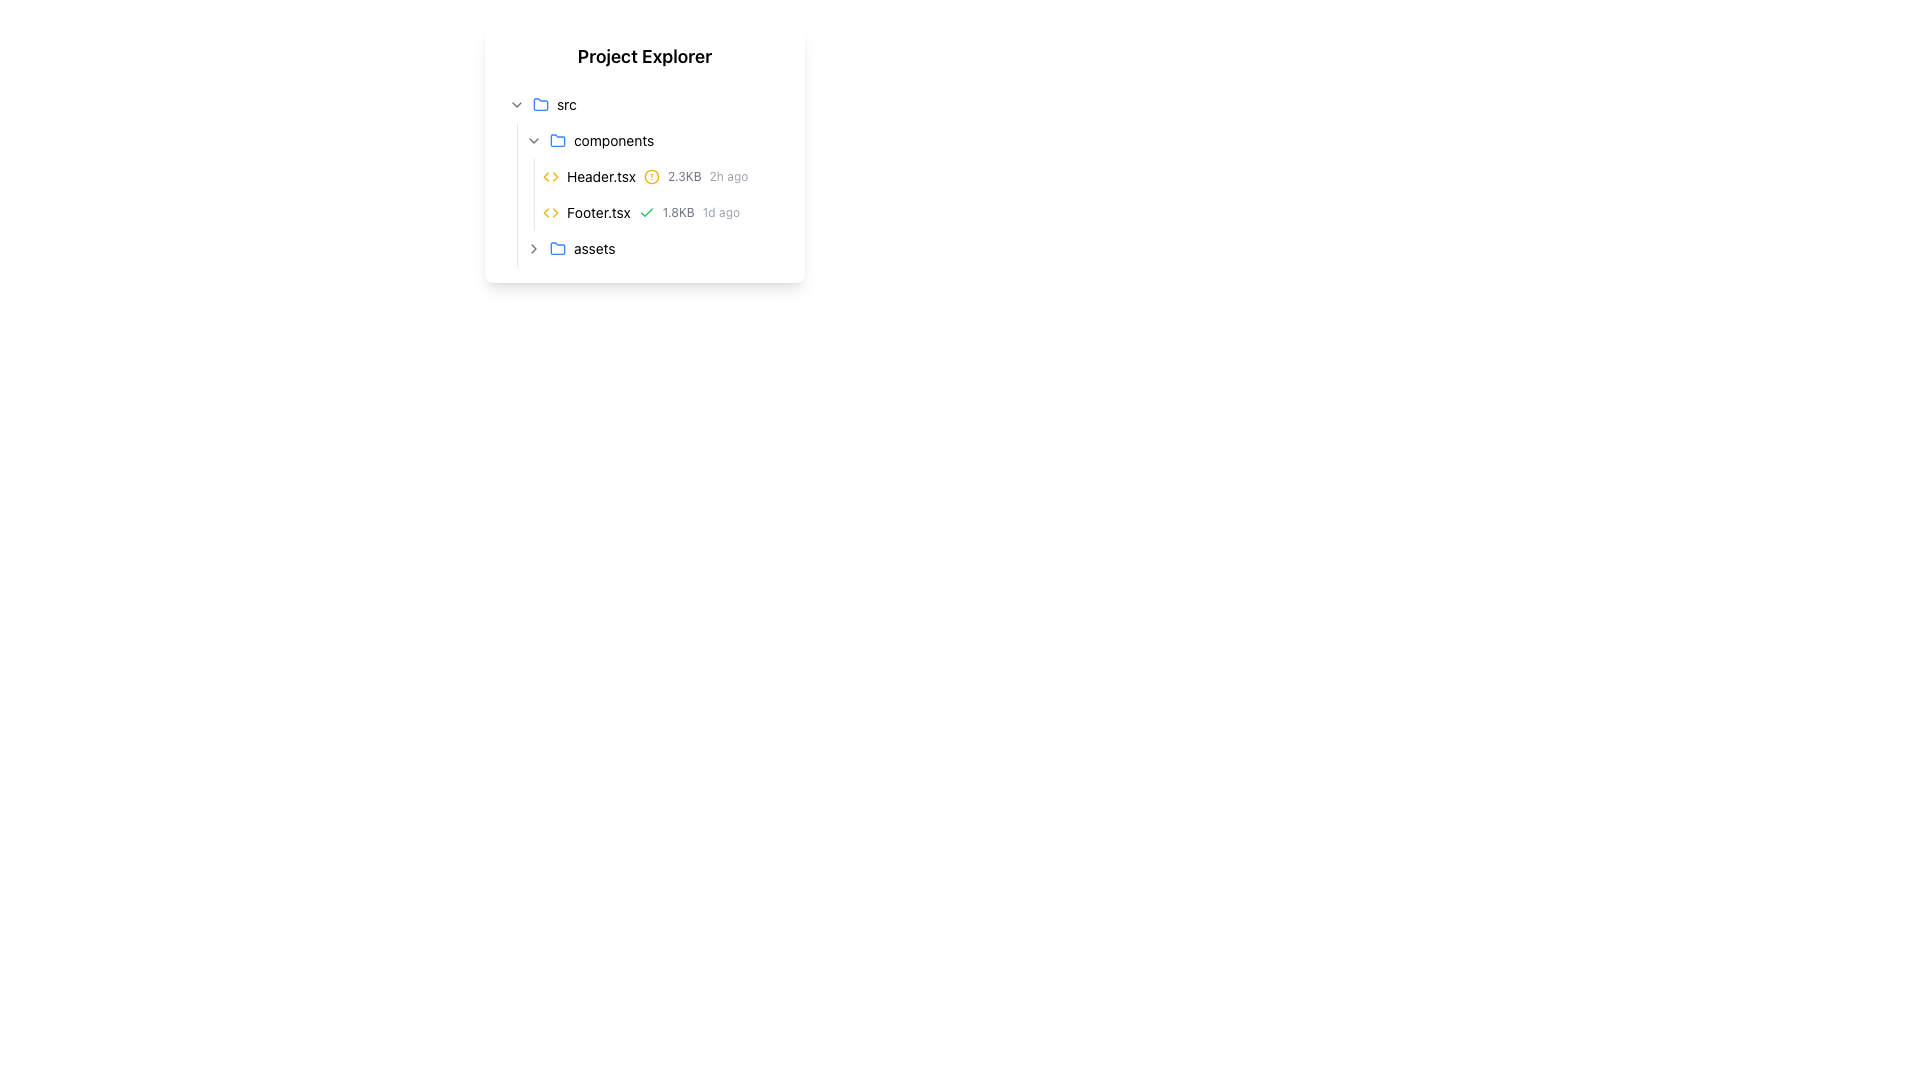 The width and height of the screenshot is (1920, 1080). What do you see at coordinates (551, 212) in the screenshot?
I see `the Decorative icon styled as two opposing arrowheads ('<>') in bright yellow, located at the far left of the row for 'Footer.tsx'` at bounding box center [551, 212].